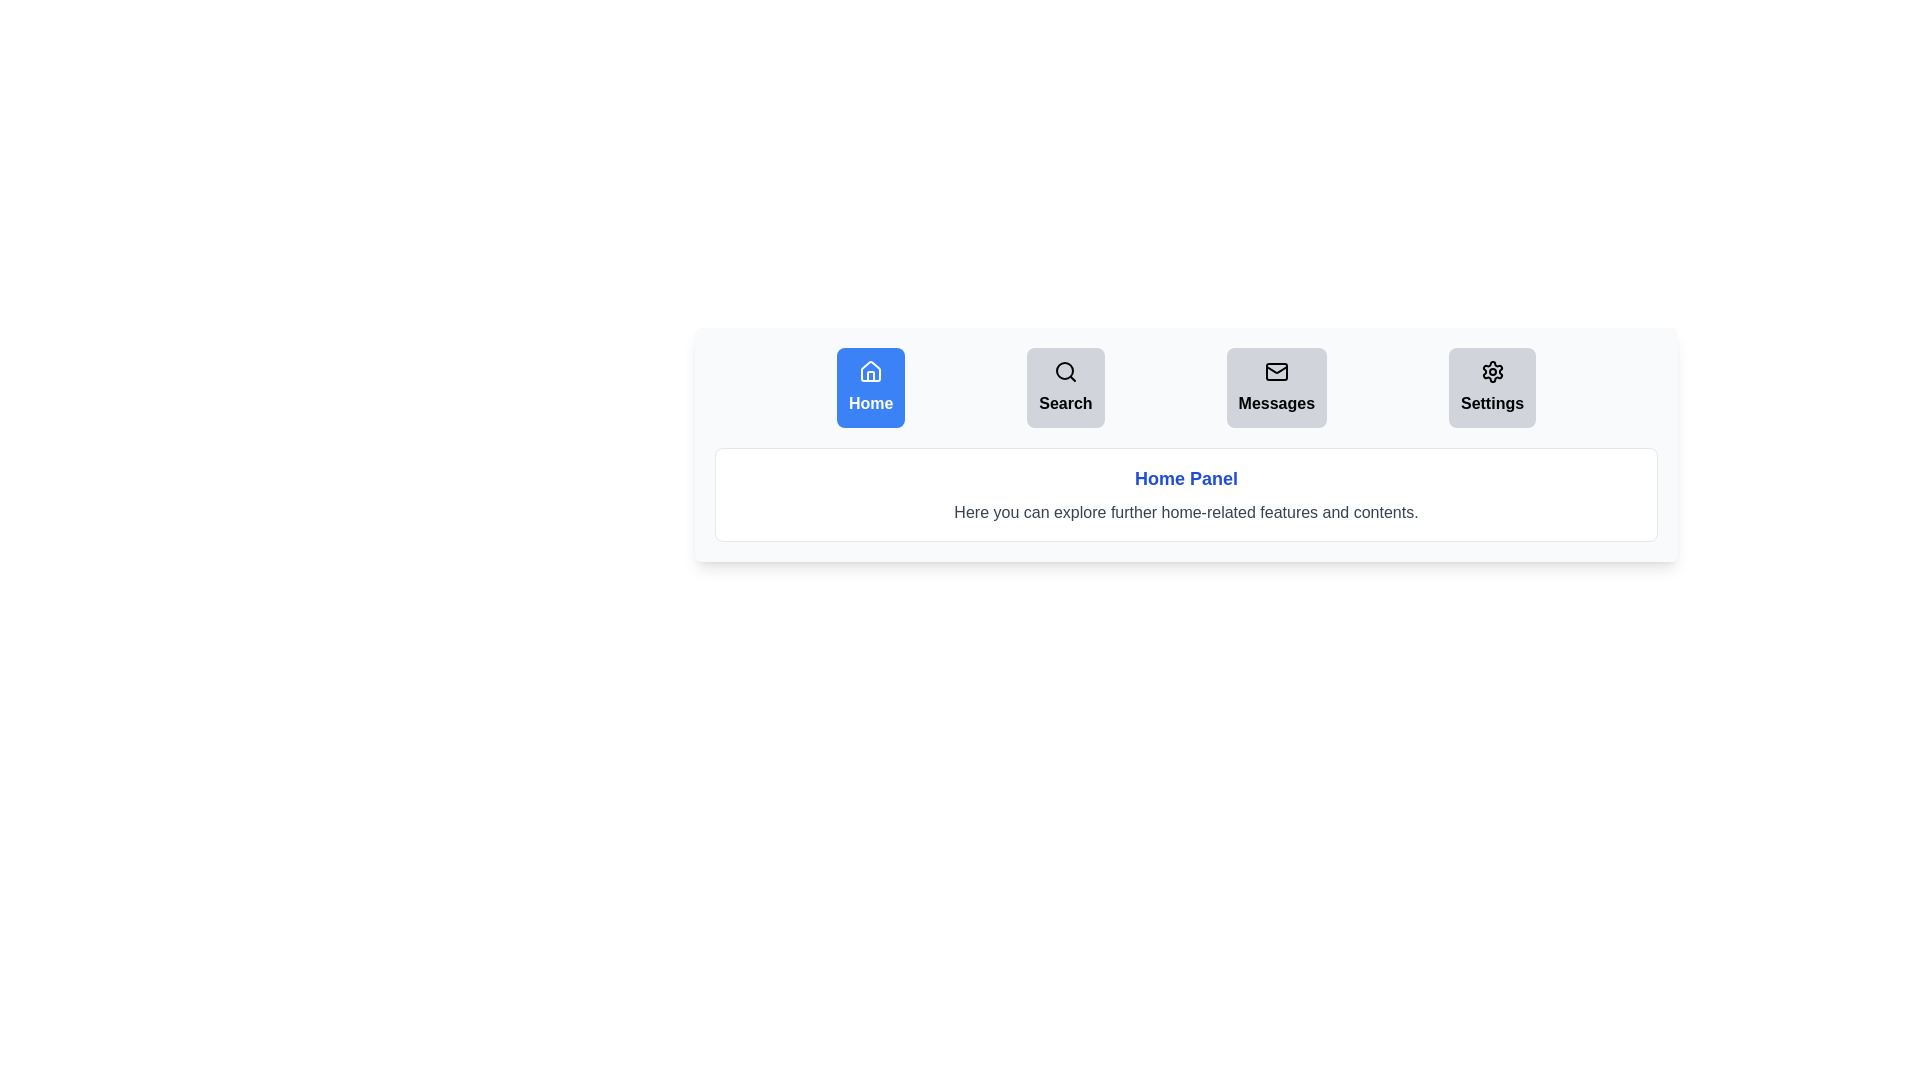 This screenshot has width=1920, height=1080. Describe the element at coordinates (871, 388) in the screenshot. I see `the blue 'Home' button with rounded corners that has white text and a house icon` at that location.